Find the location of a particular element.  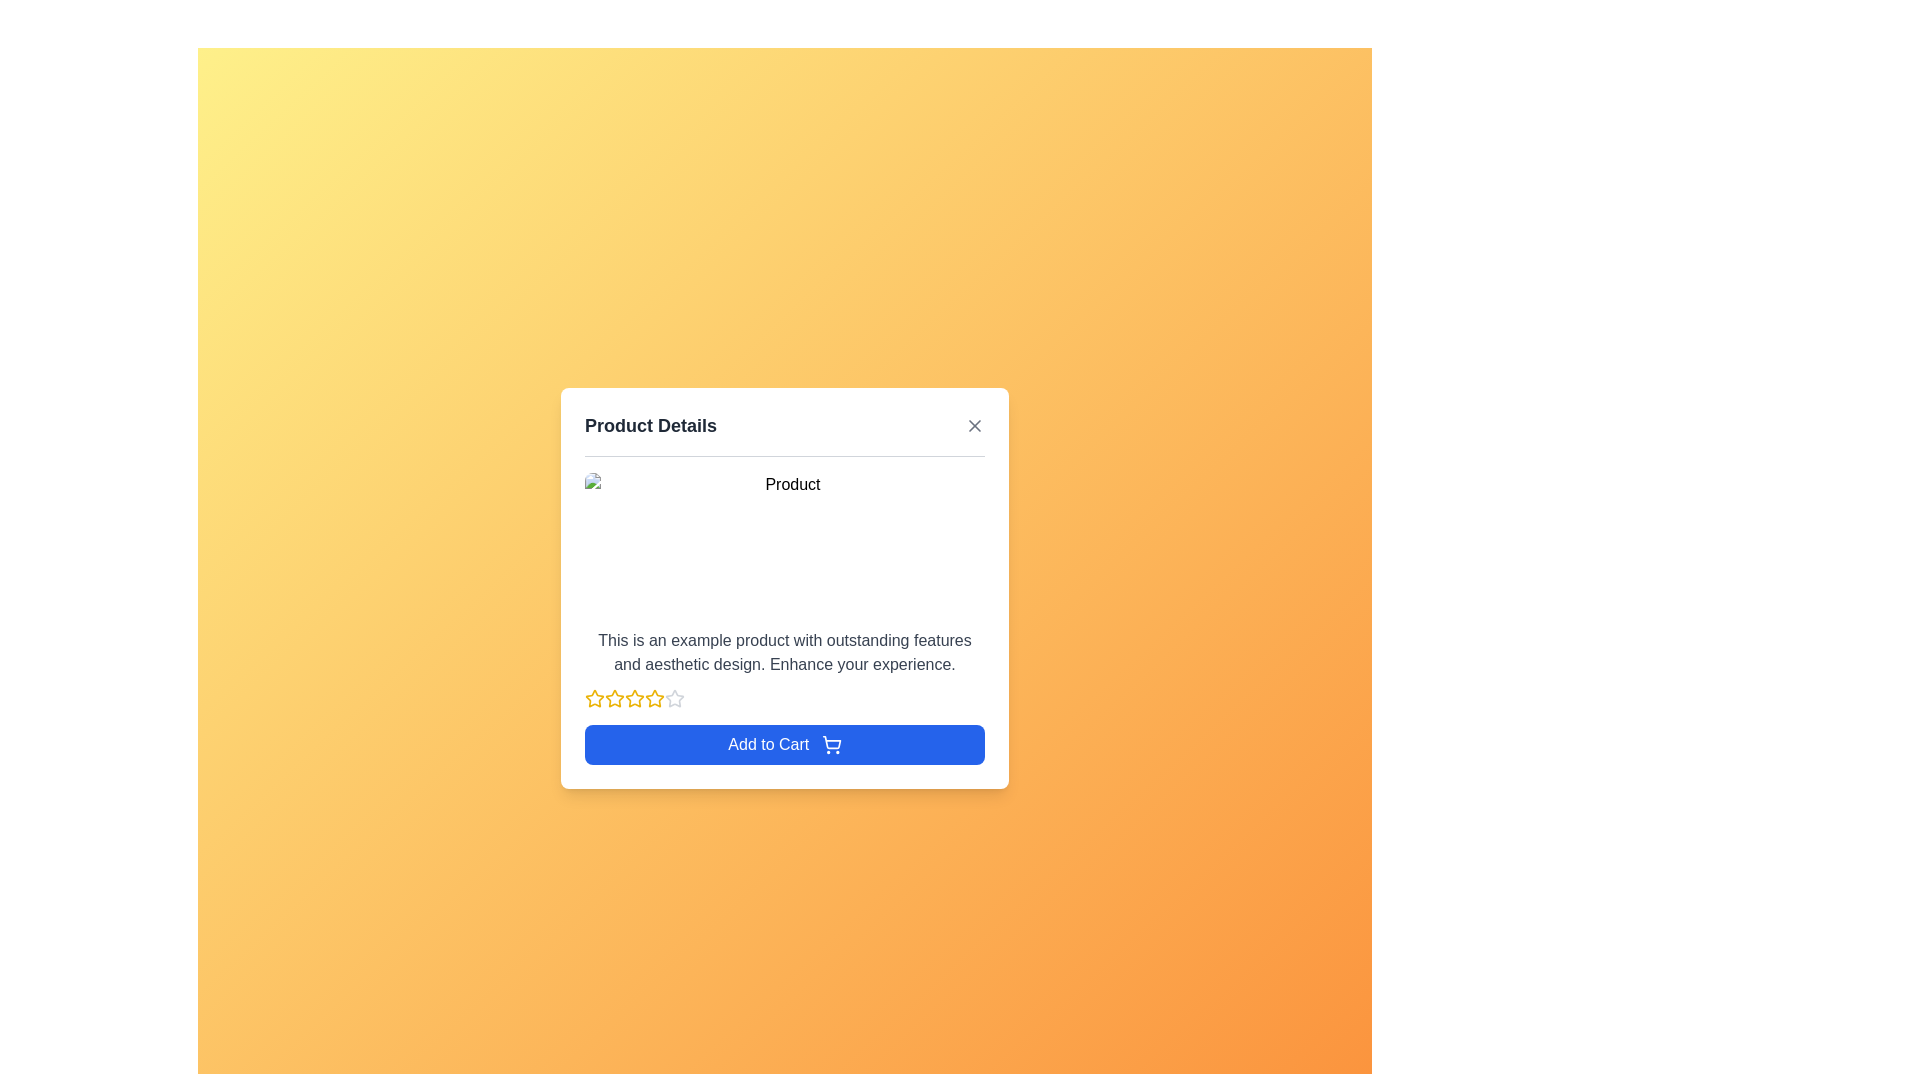

the close button represented by a thin, dark-grey 'X' icon in the top-right corner of the 'Product Details' header to change its color is located at coordinates (974, 424).